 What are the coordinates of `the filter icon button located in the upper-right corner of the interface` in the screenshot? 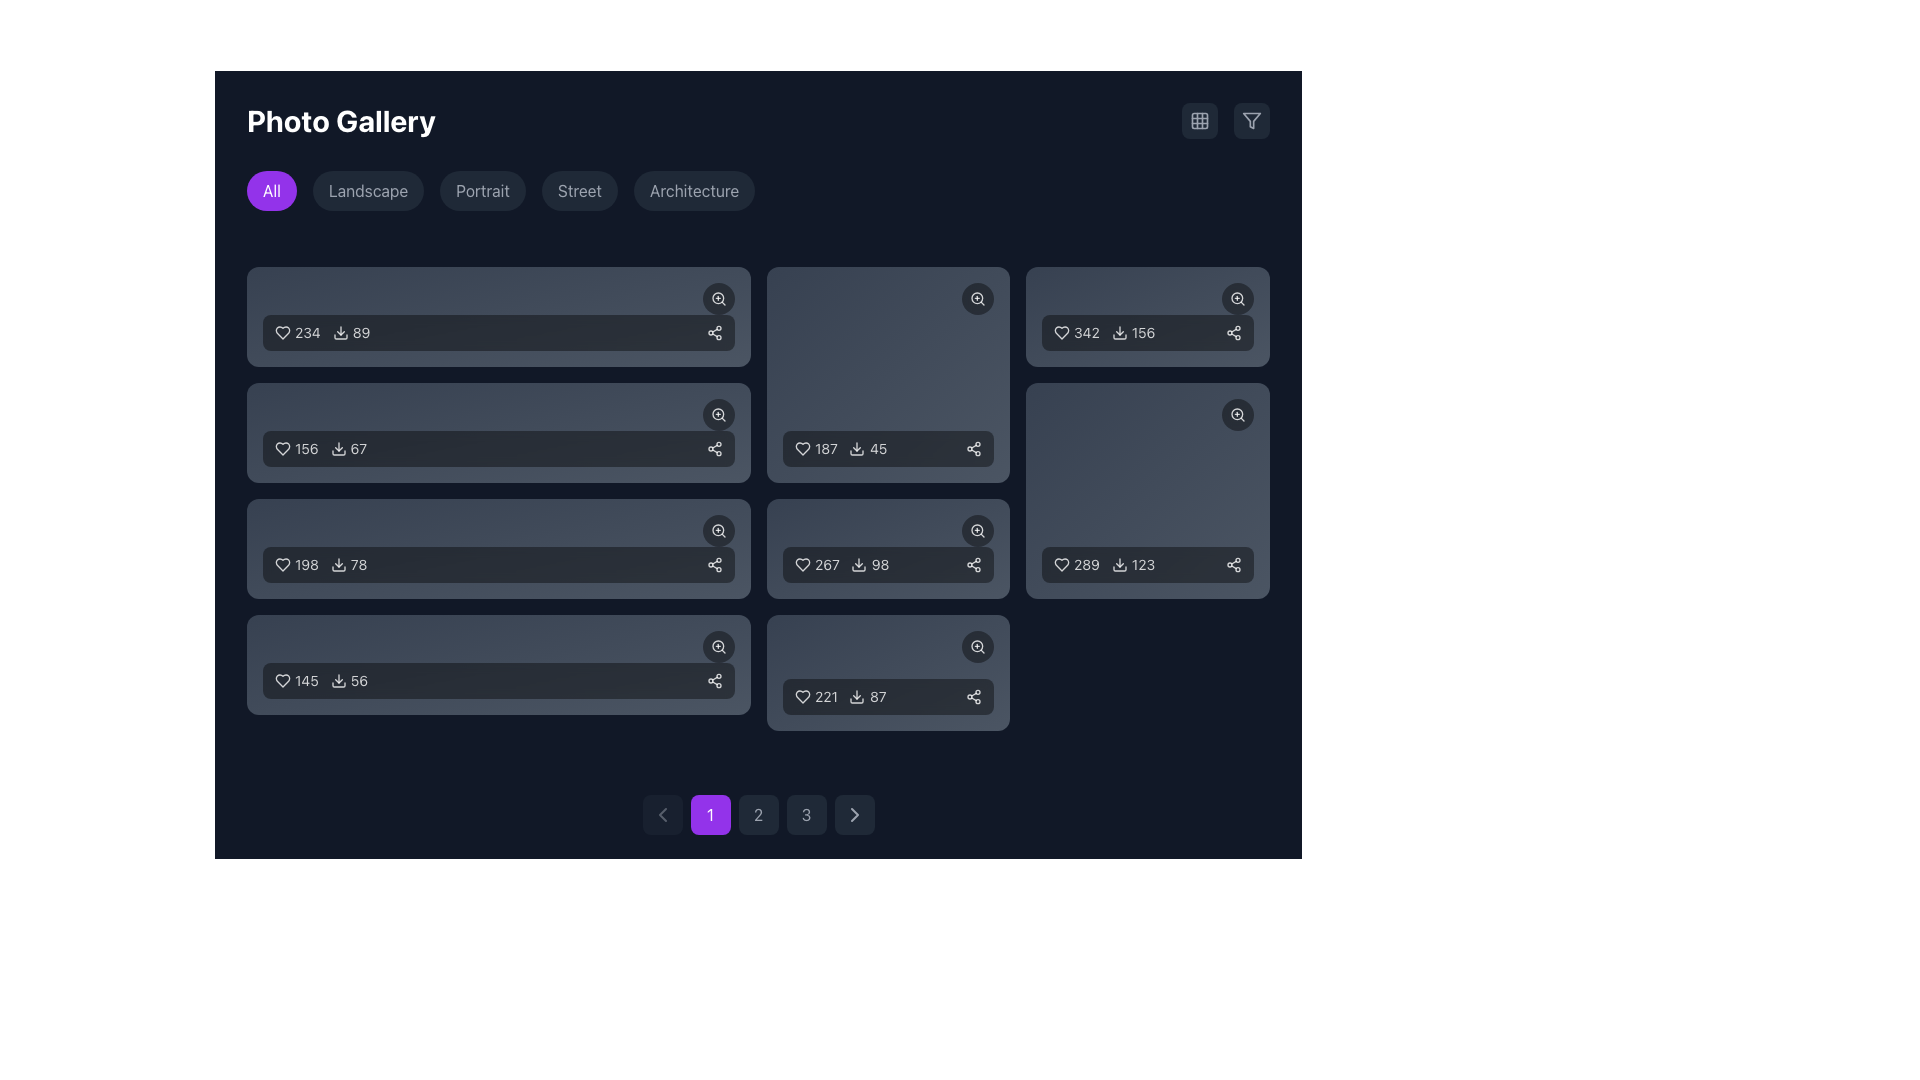 It's located at (1251, 120).